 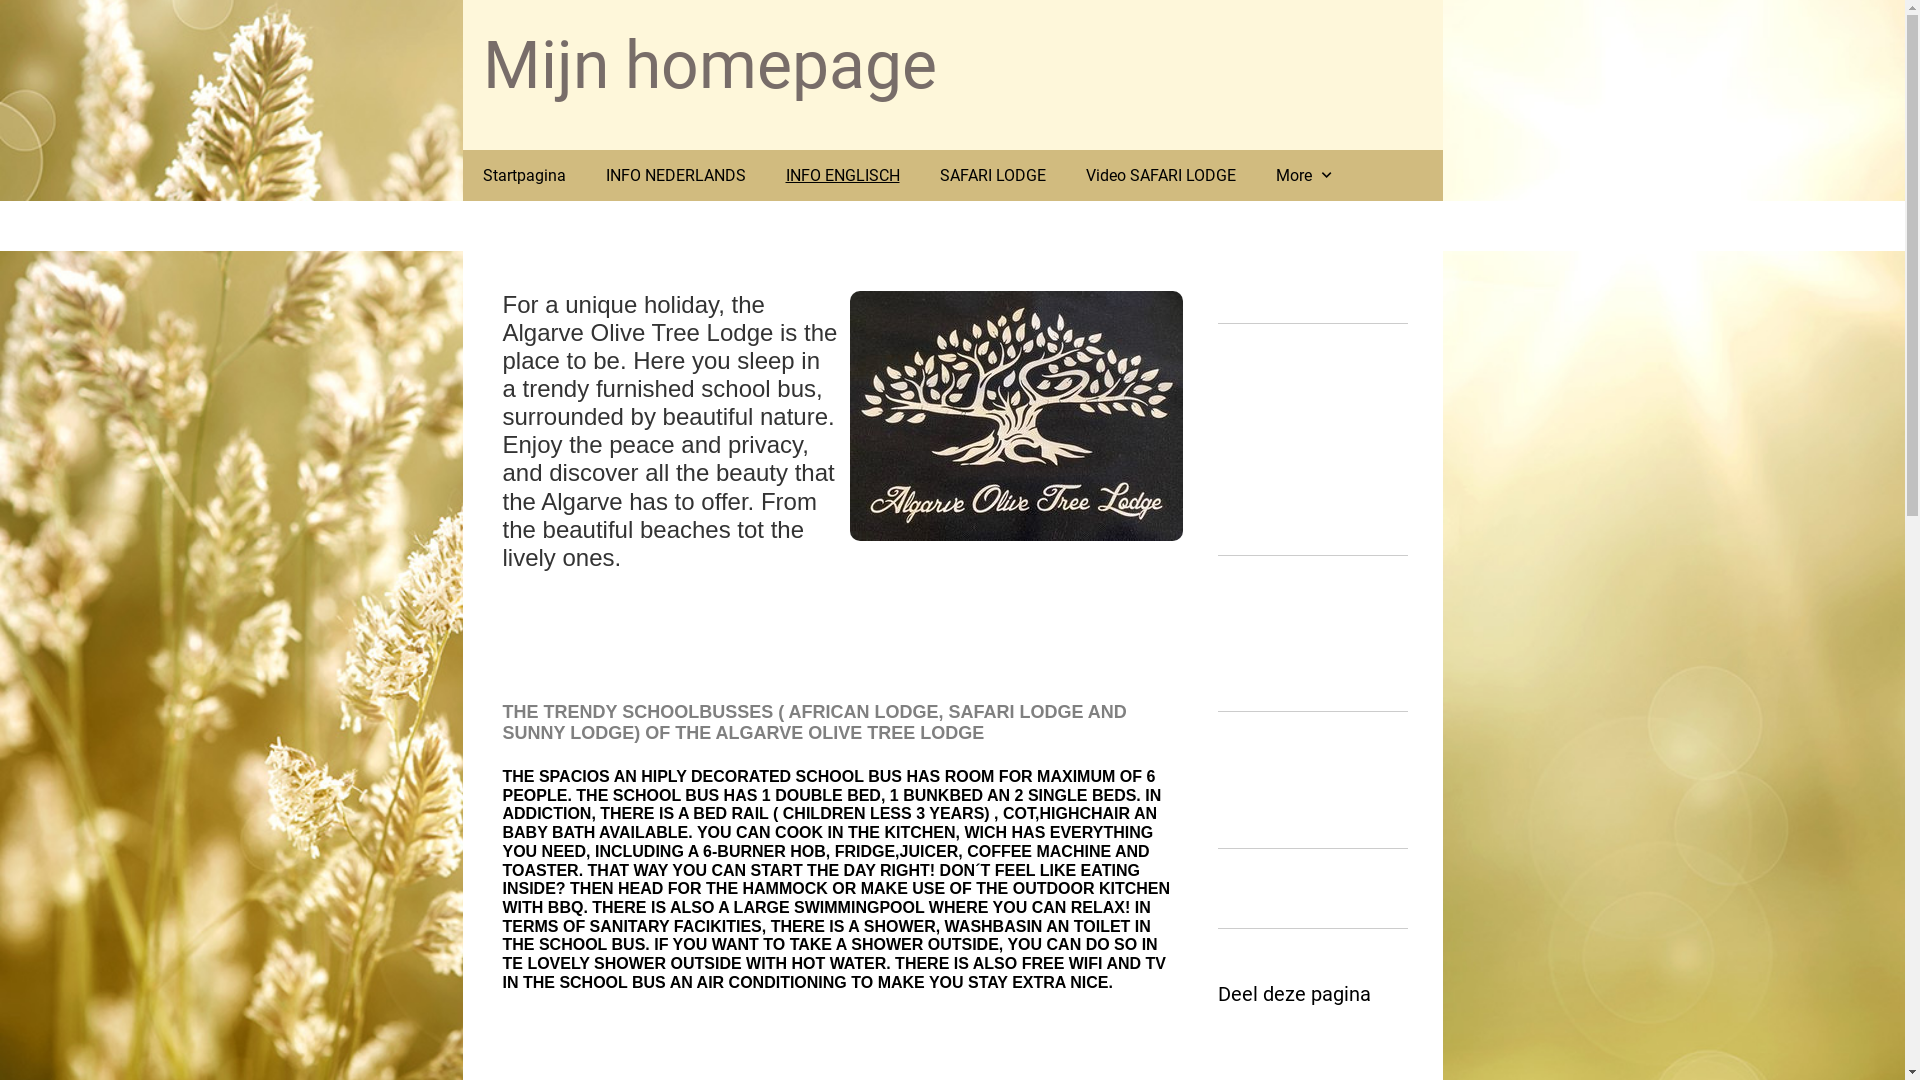 What do you see at coordinates (709, 64) in the screenshot?
I see `'Mijn homepage'` at bounding box center [709, 64].